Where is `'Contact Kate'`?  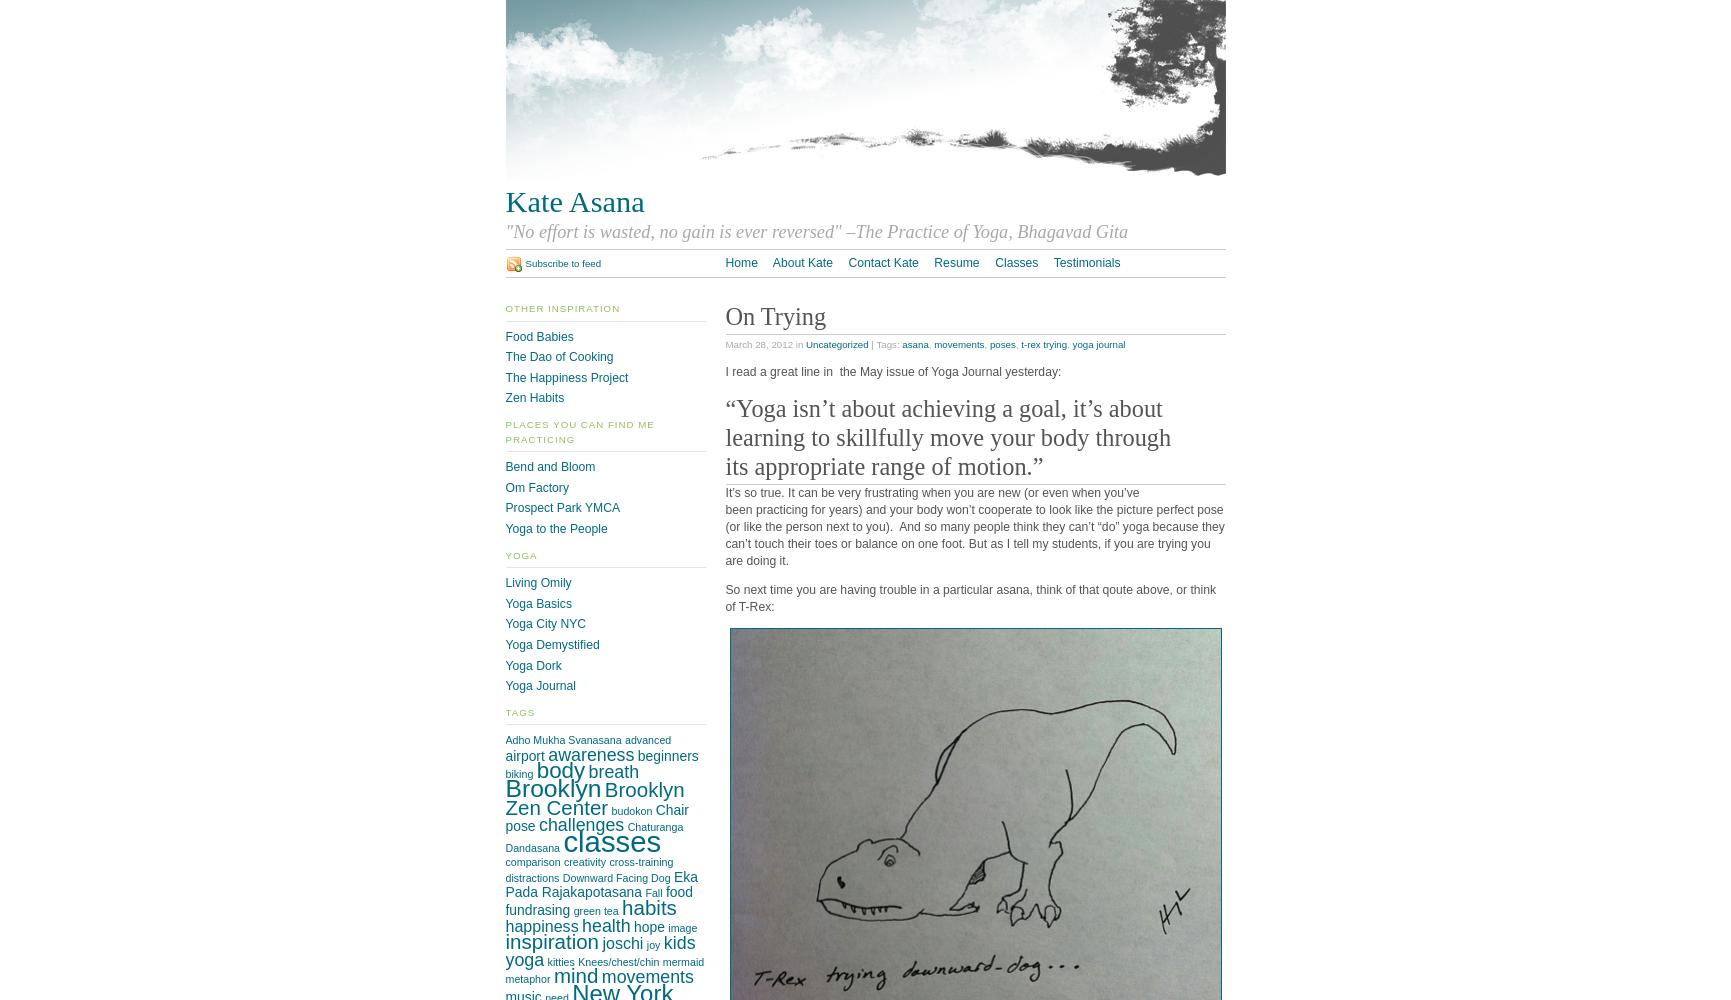
'Contact Kate' is located at coordinates (848, 263).